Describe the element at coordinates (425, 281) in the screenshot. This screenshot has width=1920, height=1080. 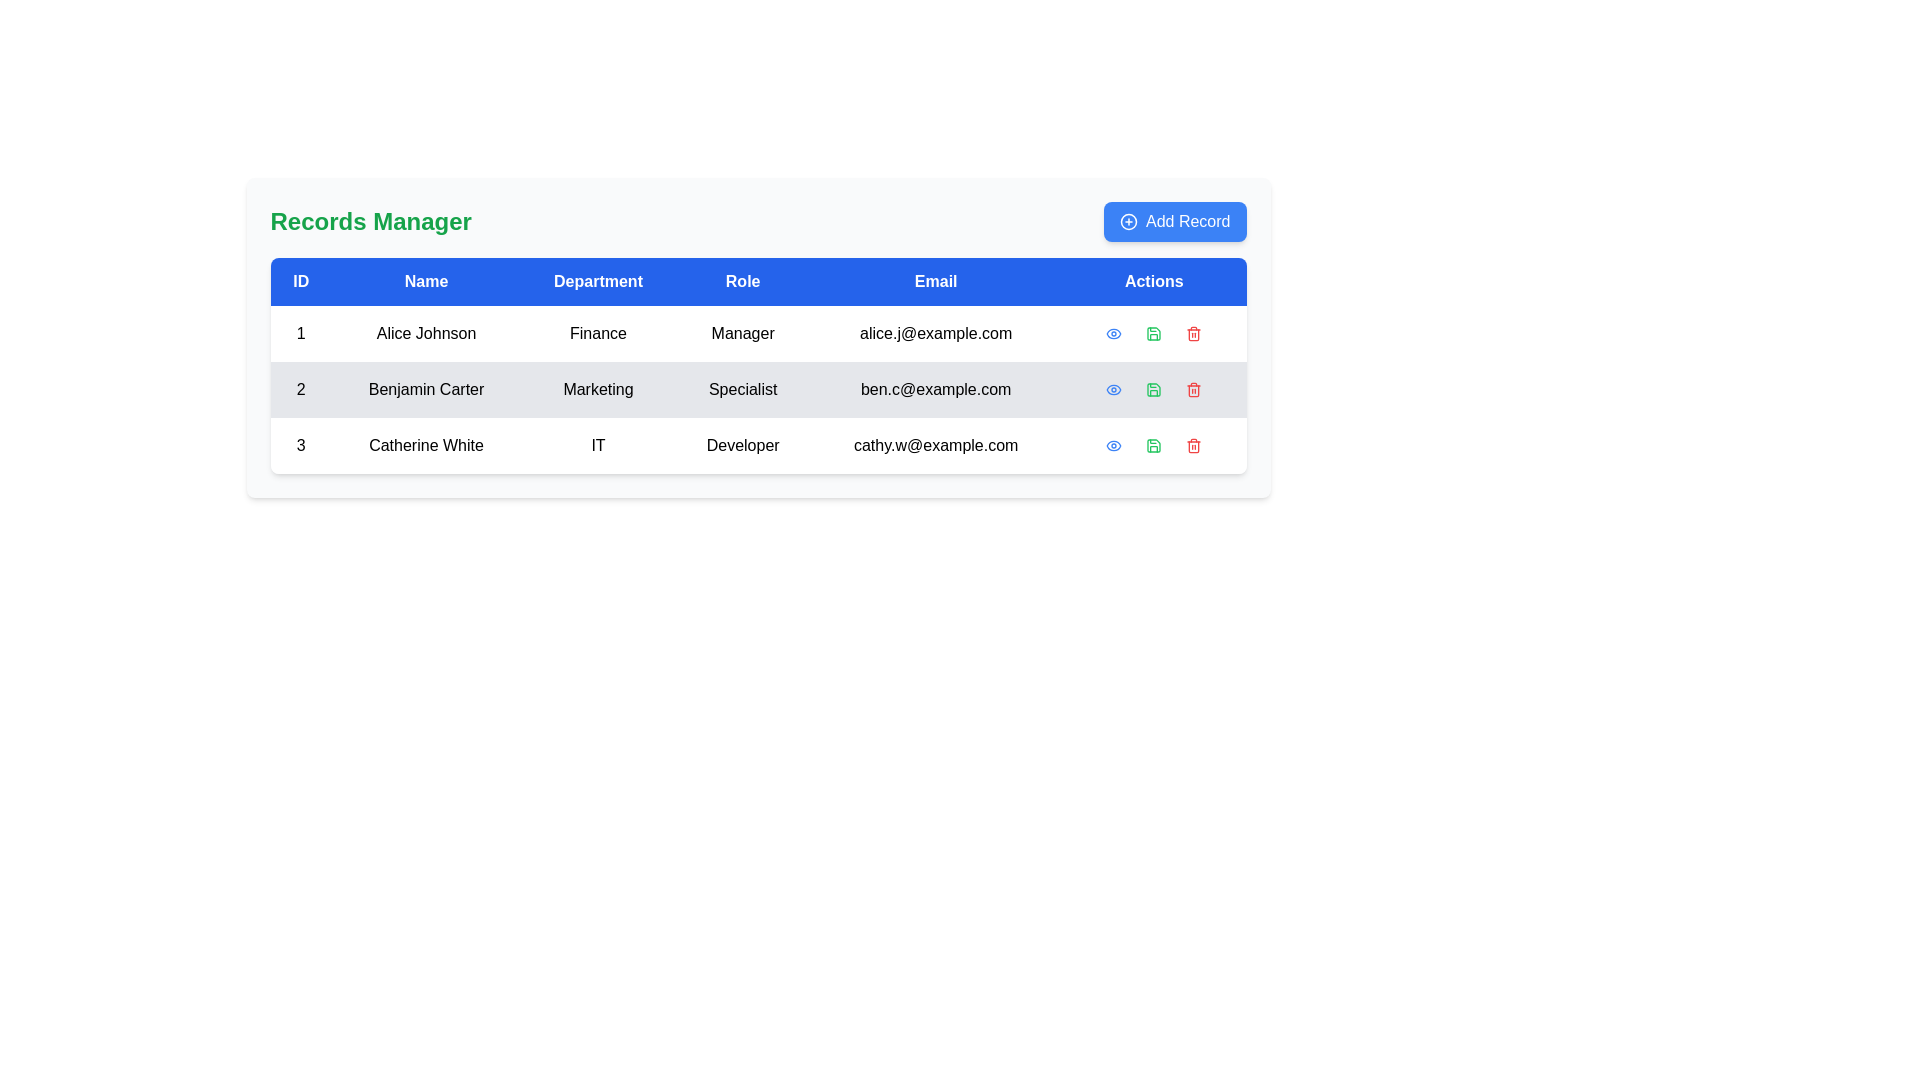
I see `the Table Header Cell labeled 'Name', which is the second column header in the data table, positioned between the 'ID' and 'Department' headers` at that location.